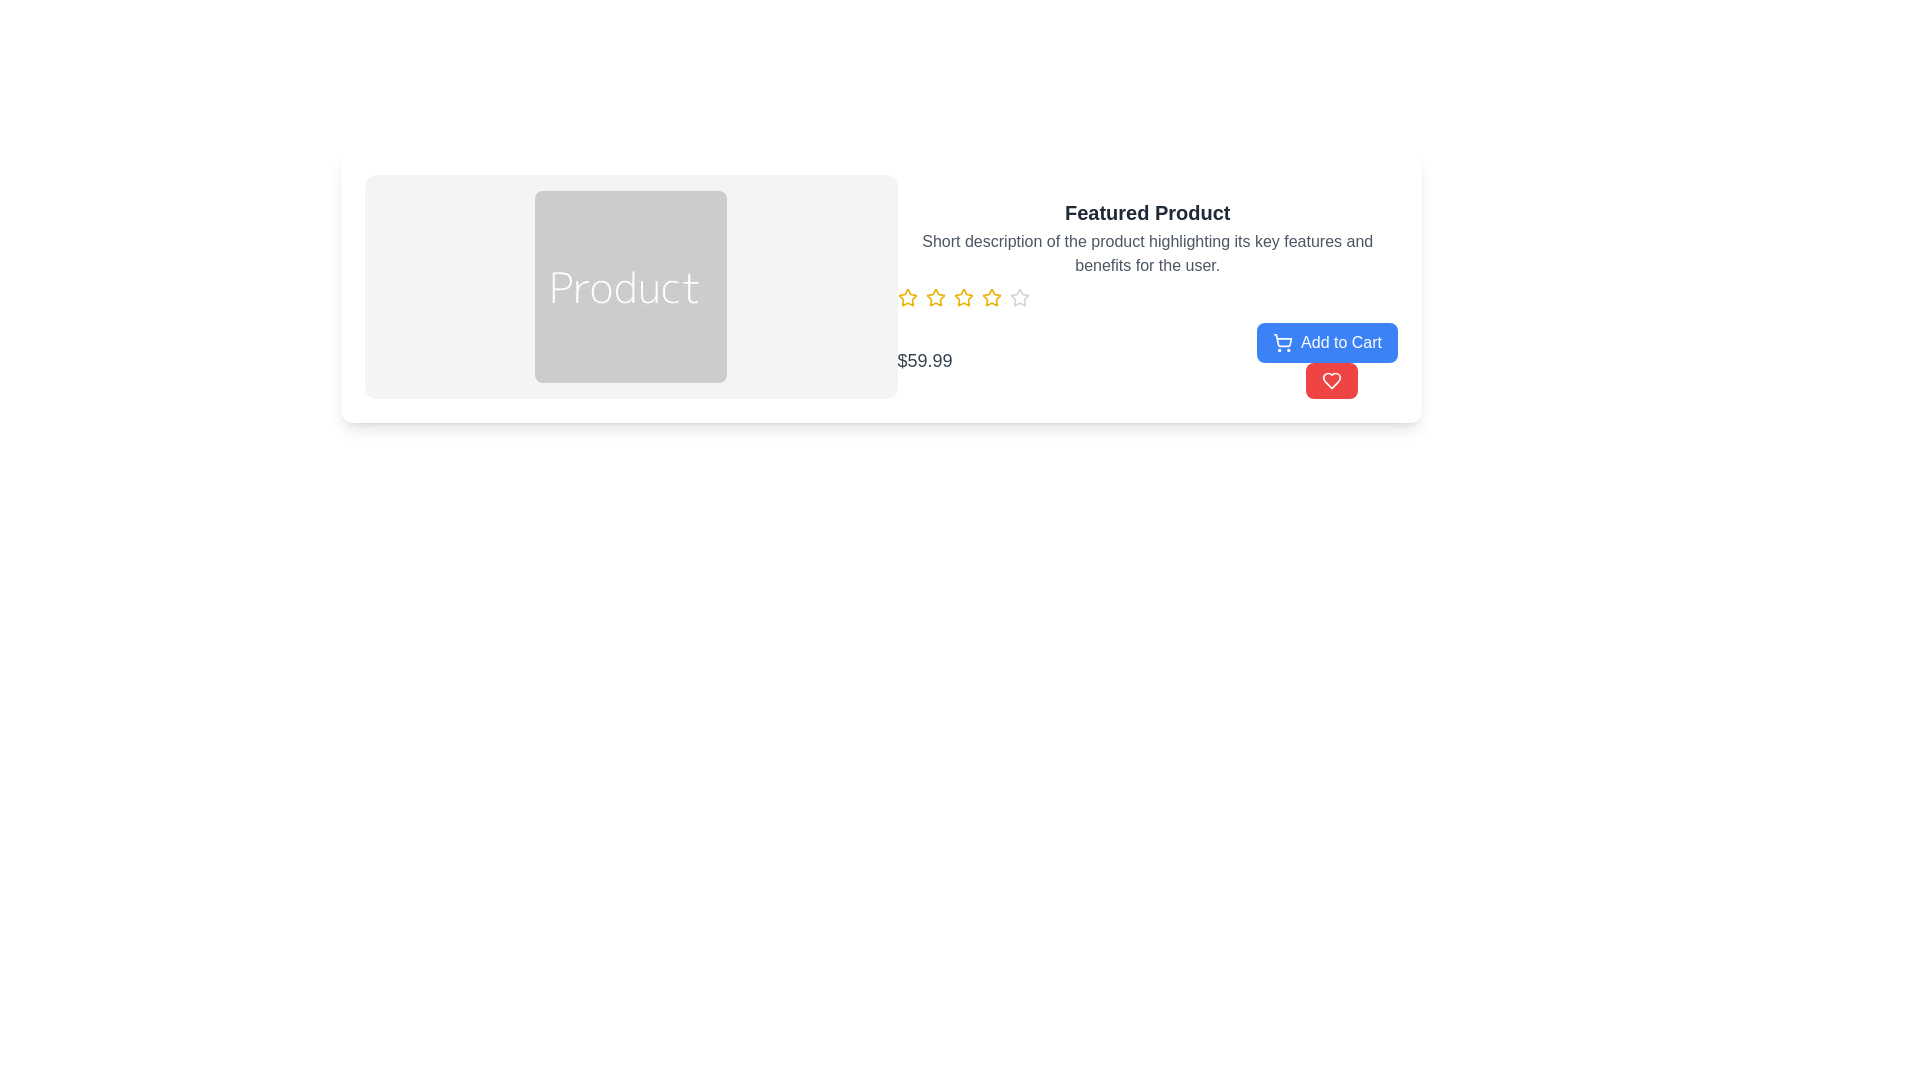 The width and height of the screenshot is (1920, 1080). What do you see at coordinates (906, 298) in the screenshot?
I see `the first yellow star icon in the star rating interface, located below the 'Featured Product' title` at bounding box center [906, 298].